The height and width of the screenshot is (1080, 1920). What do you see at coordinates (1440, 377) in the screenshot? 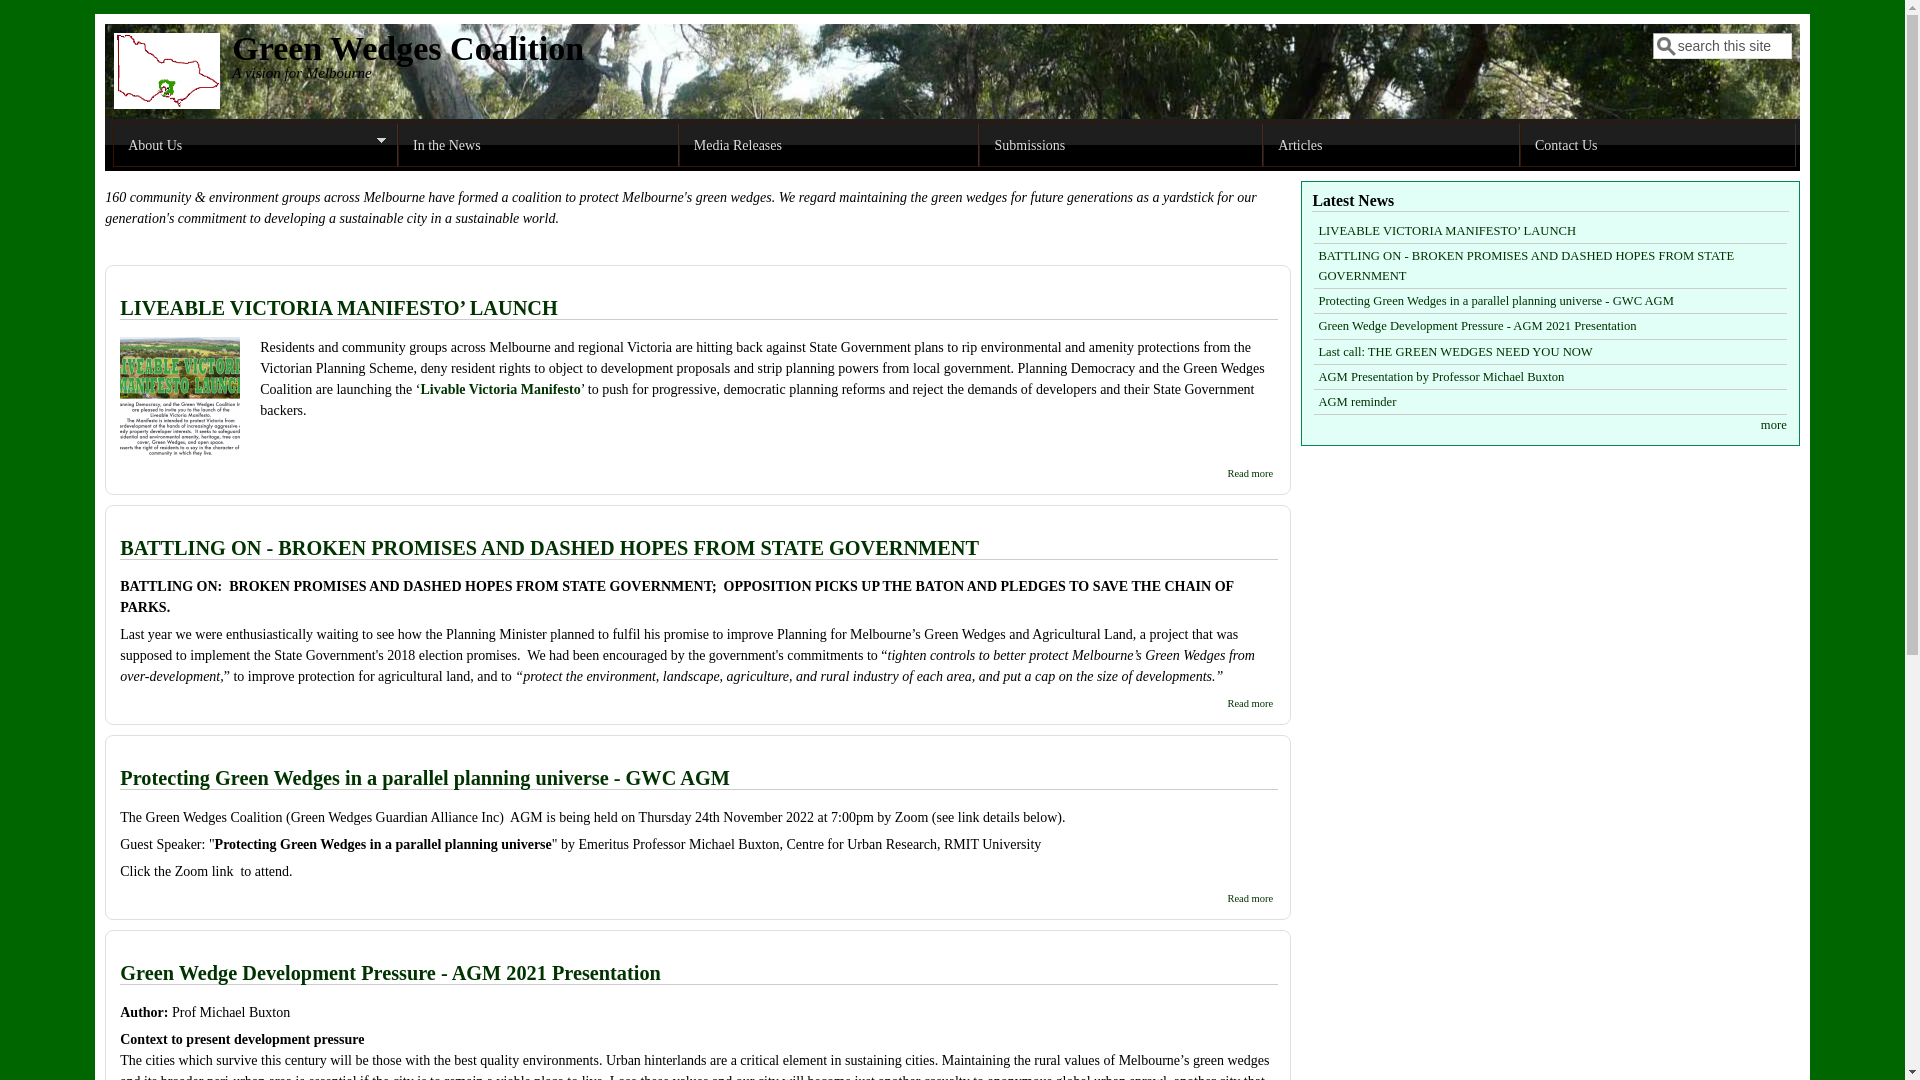
I see `'AGM Presentation by Professor Michael Buxton'` at bounding box center [1440, 377].